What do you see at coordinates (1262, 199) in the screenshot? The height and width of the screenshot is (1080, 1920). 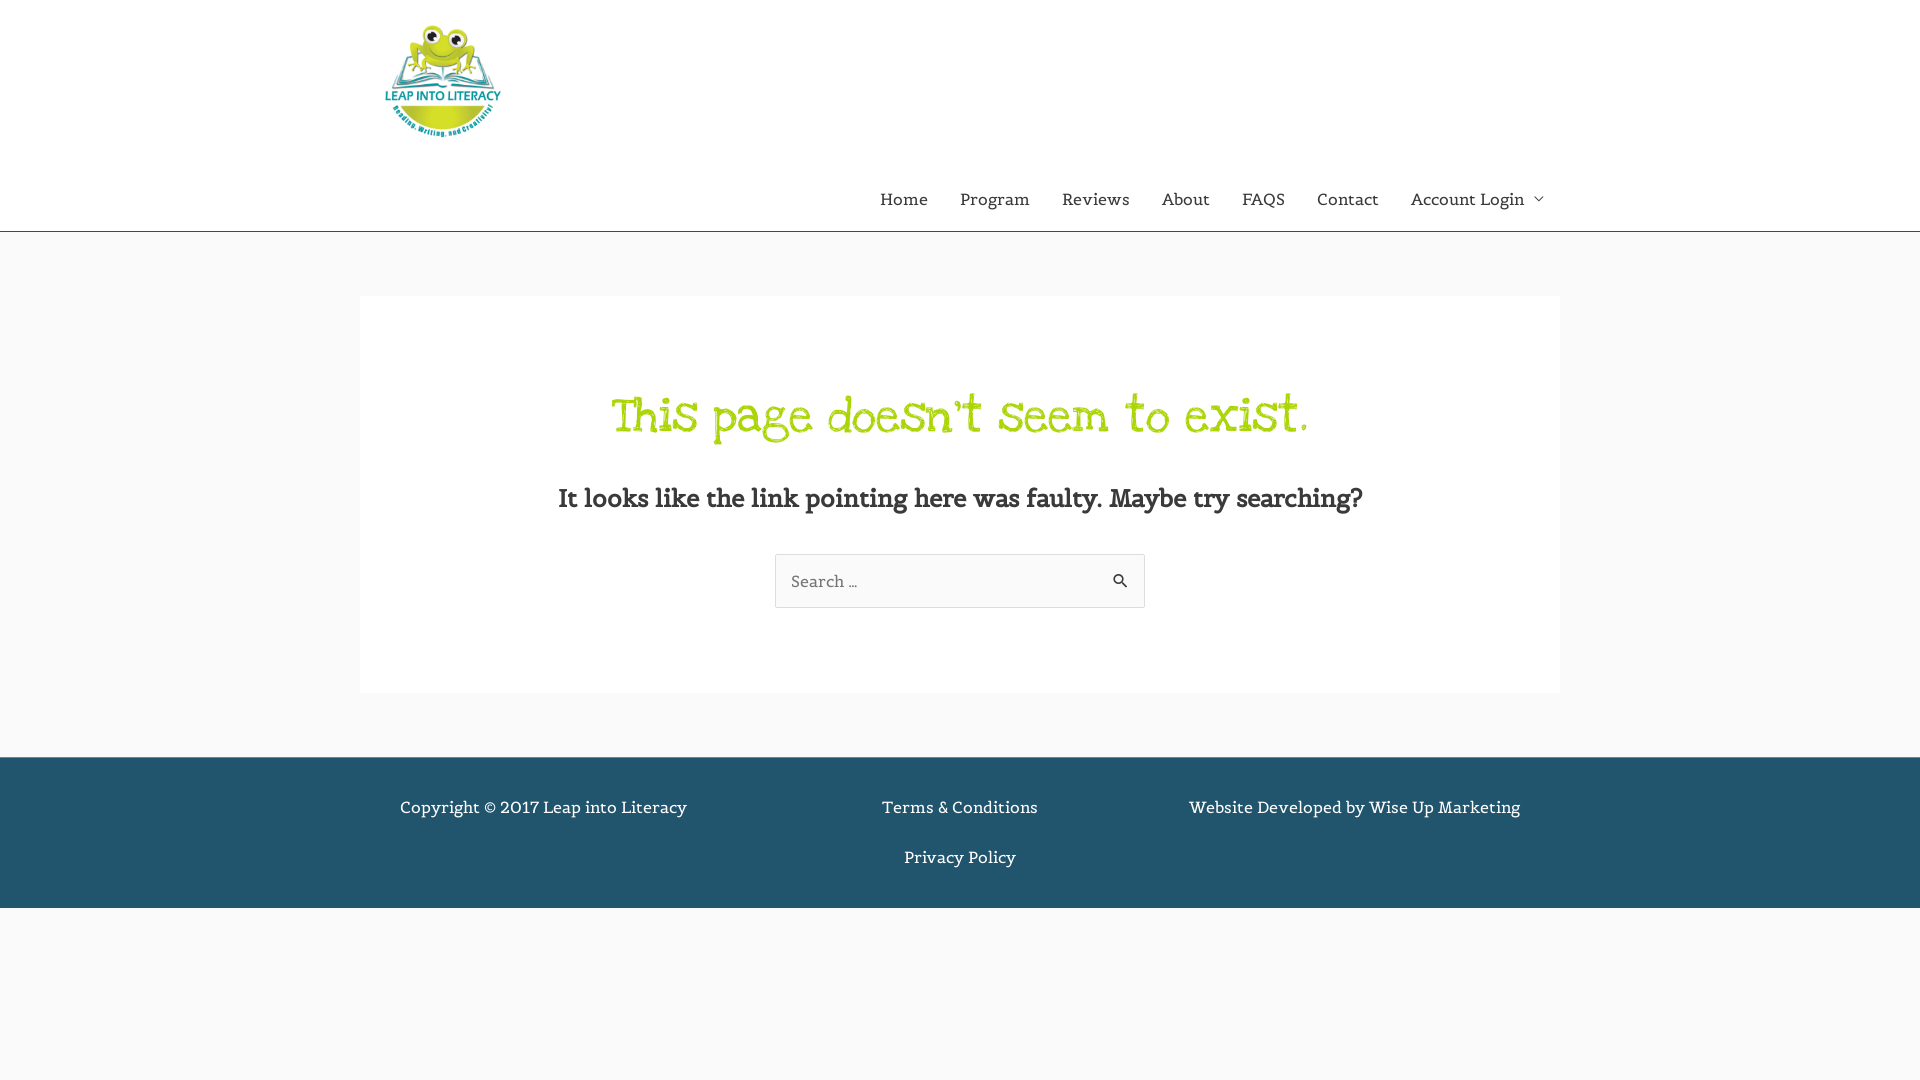 I see `'FAQS'` at bounding box center [1262, 199].